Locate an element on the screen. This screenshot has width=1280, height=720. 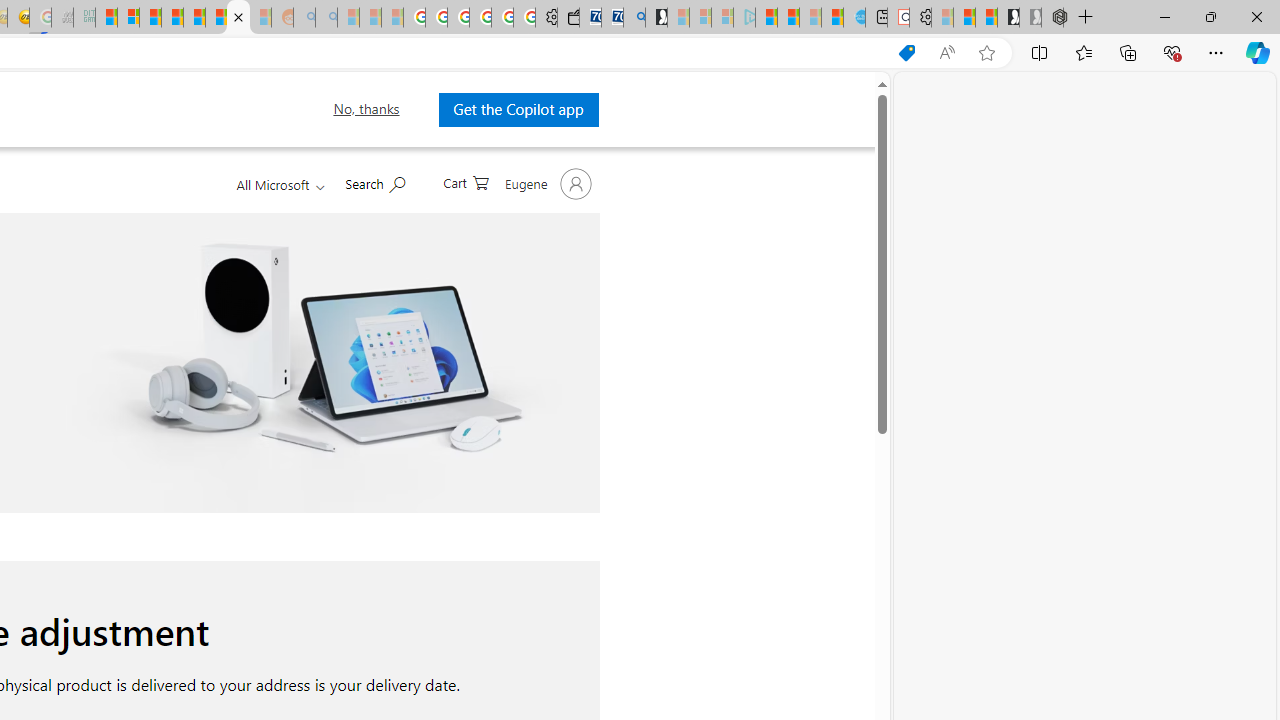
'Navy Quest' is located at coordinates (62, 17).